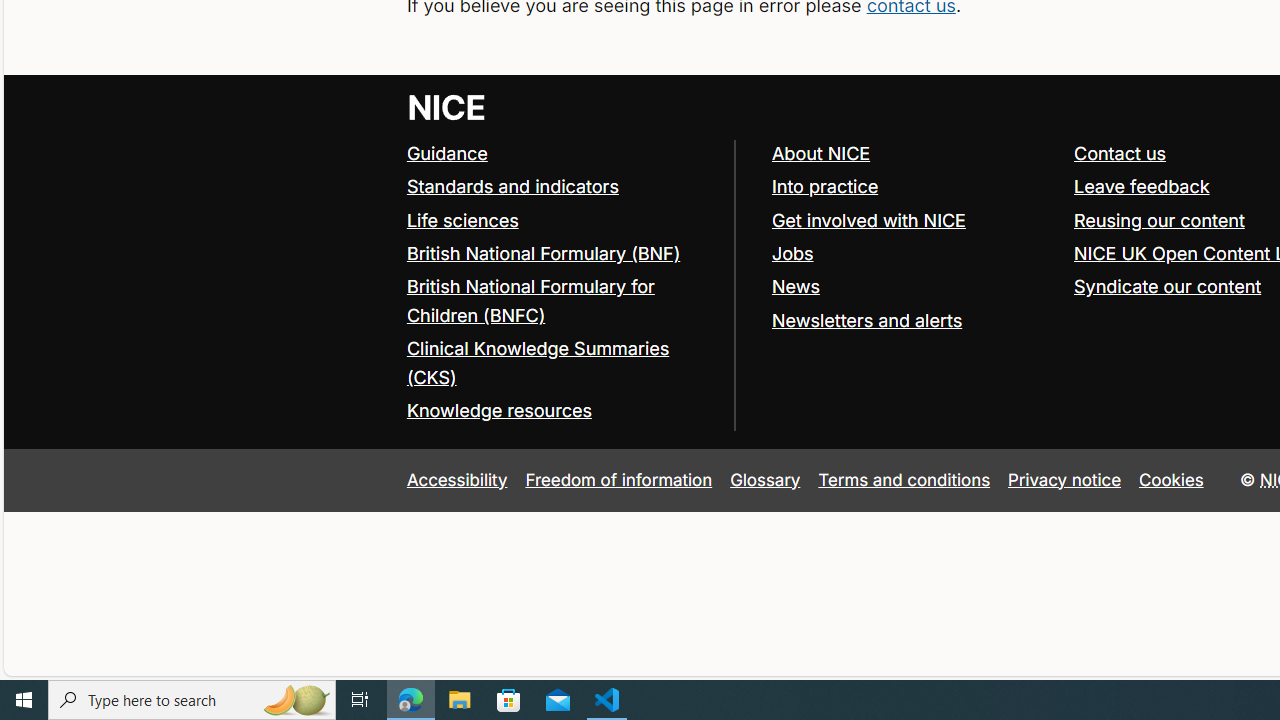  I want to click on 'Terms and conditions', so click(903, 479).